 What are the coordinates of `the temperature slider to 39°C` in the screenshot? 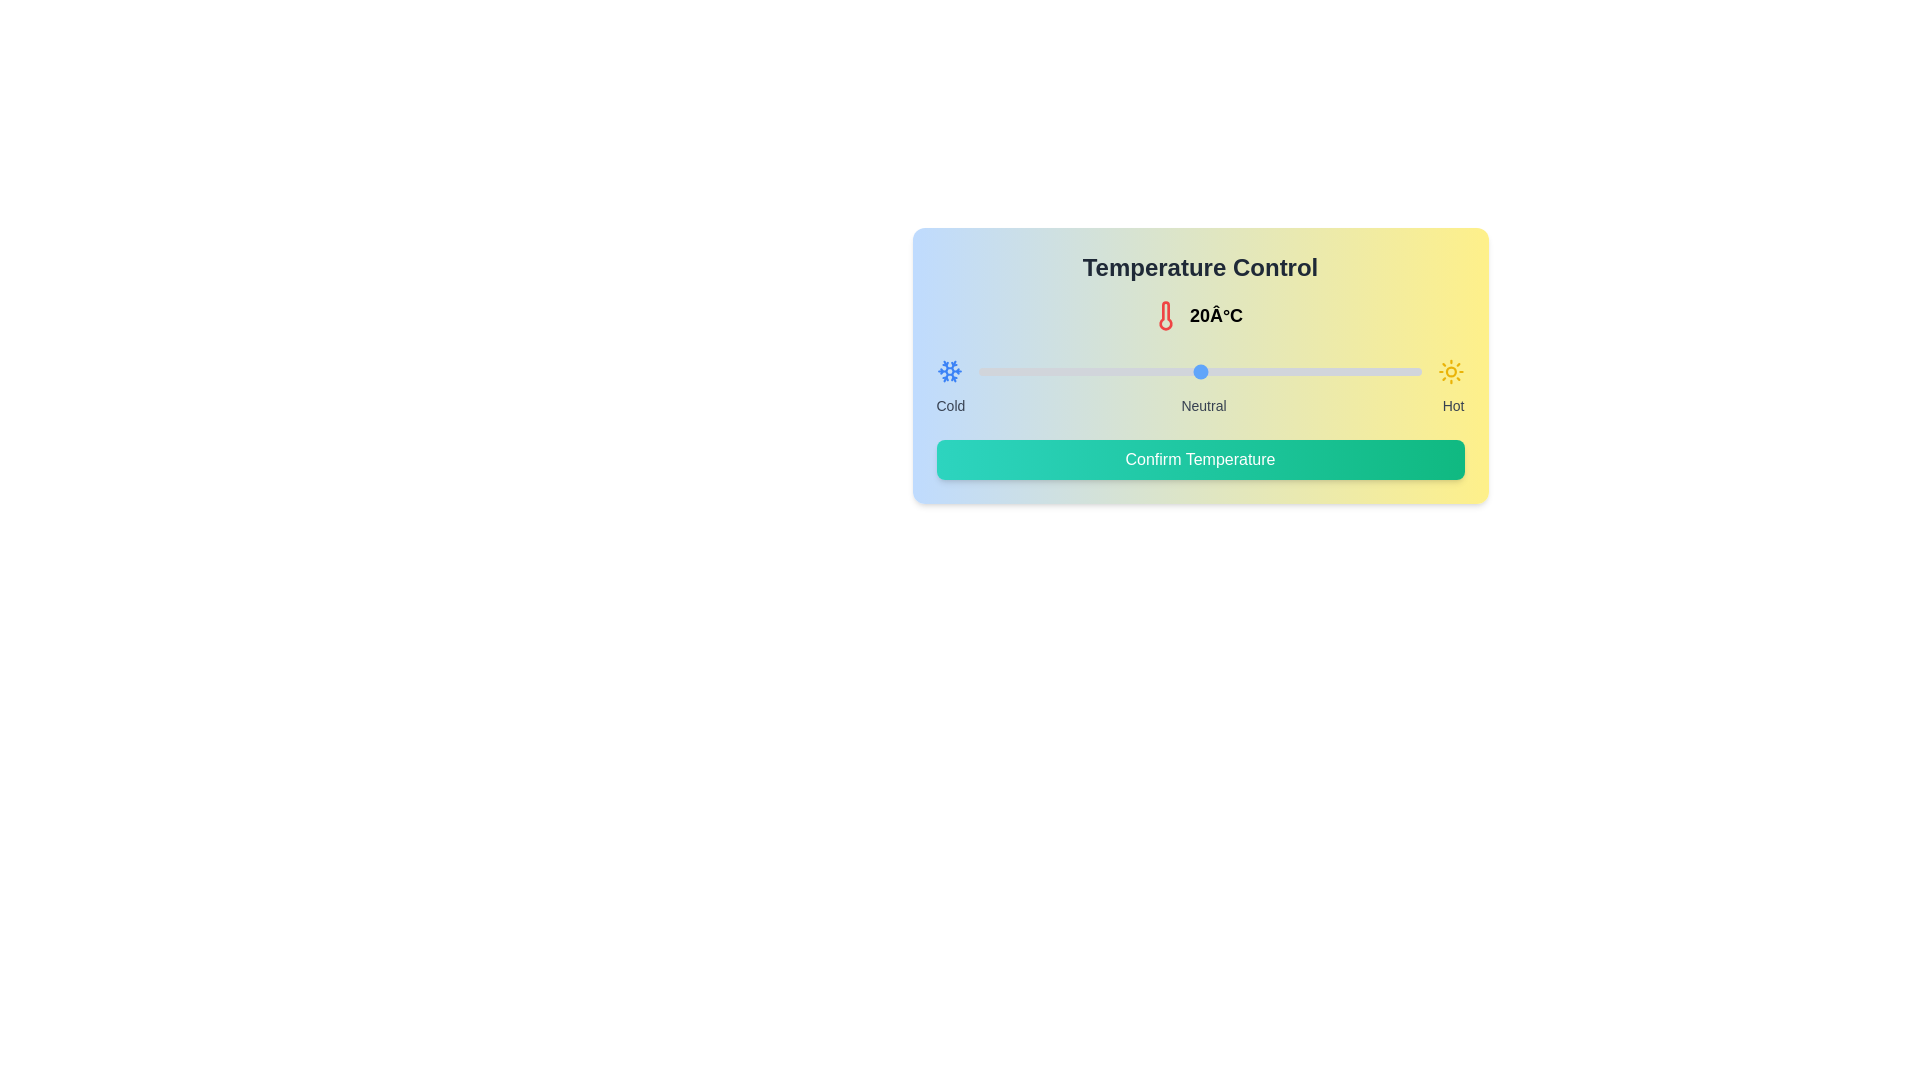 It's located at (1409, 371).